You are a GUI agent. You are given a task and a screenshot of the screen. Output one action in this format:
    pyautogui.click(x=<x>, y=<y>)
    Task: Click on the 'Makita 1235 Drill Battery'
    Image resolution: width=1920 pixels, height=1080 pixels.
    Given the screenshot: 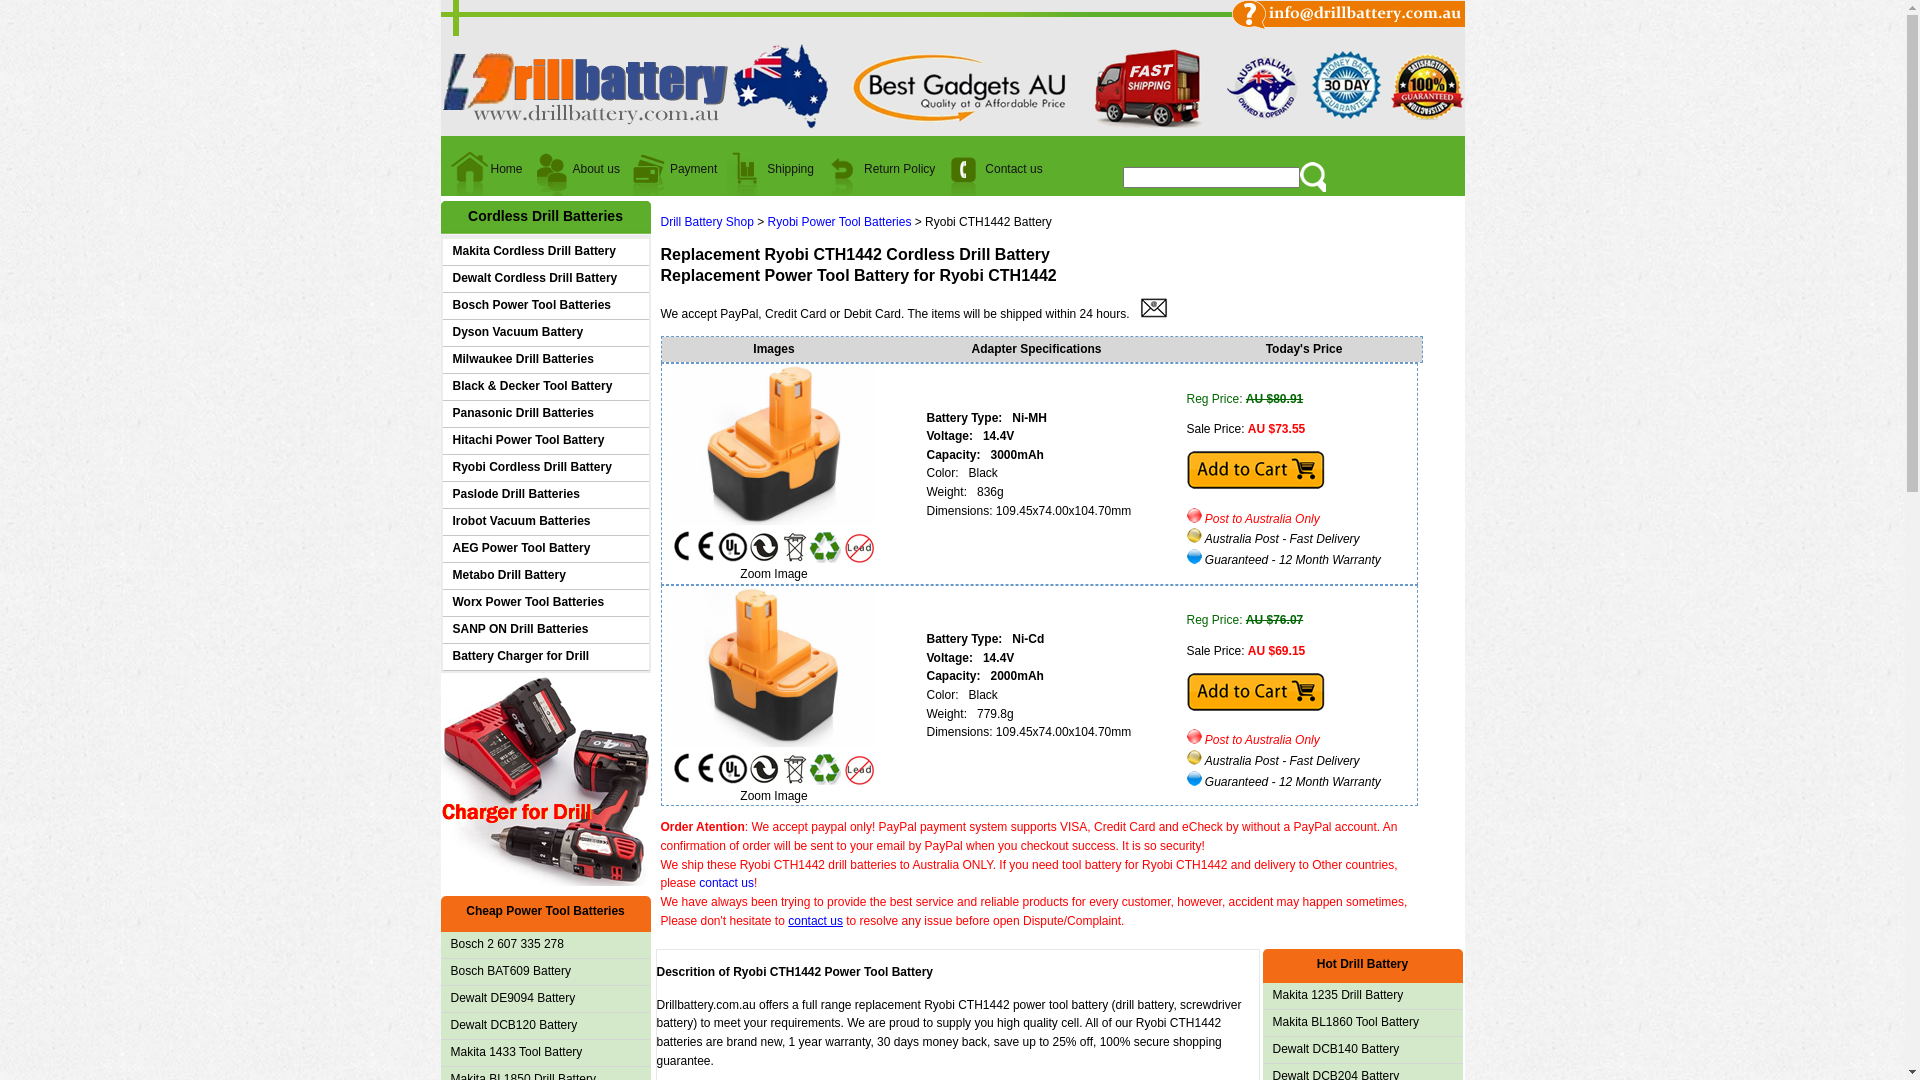 What is the action you would take?
    pyautogui.click(x=1361, y=995)
    